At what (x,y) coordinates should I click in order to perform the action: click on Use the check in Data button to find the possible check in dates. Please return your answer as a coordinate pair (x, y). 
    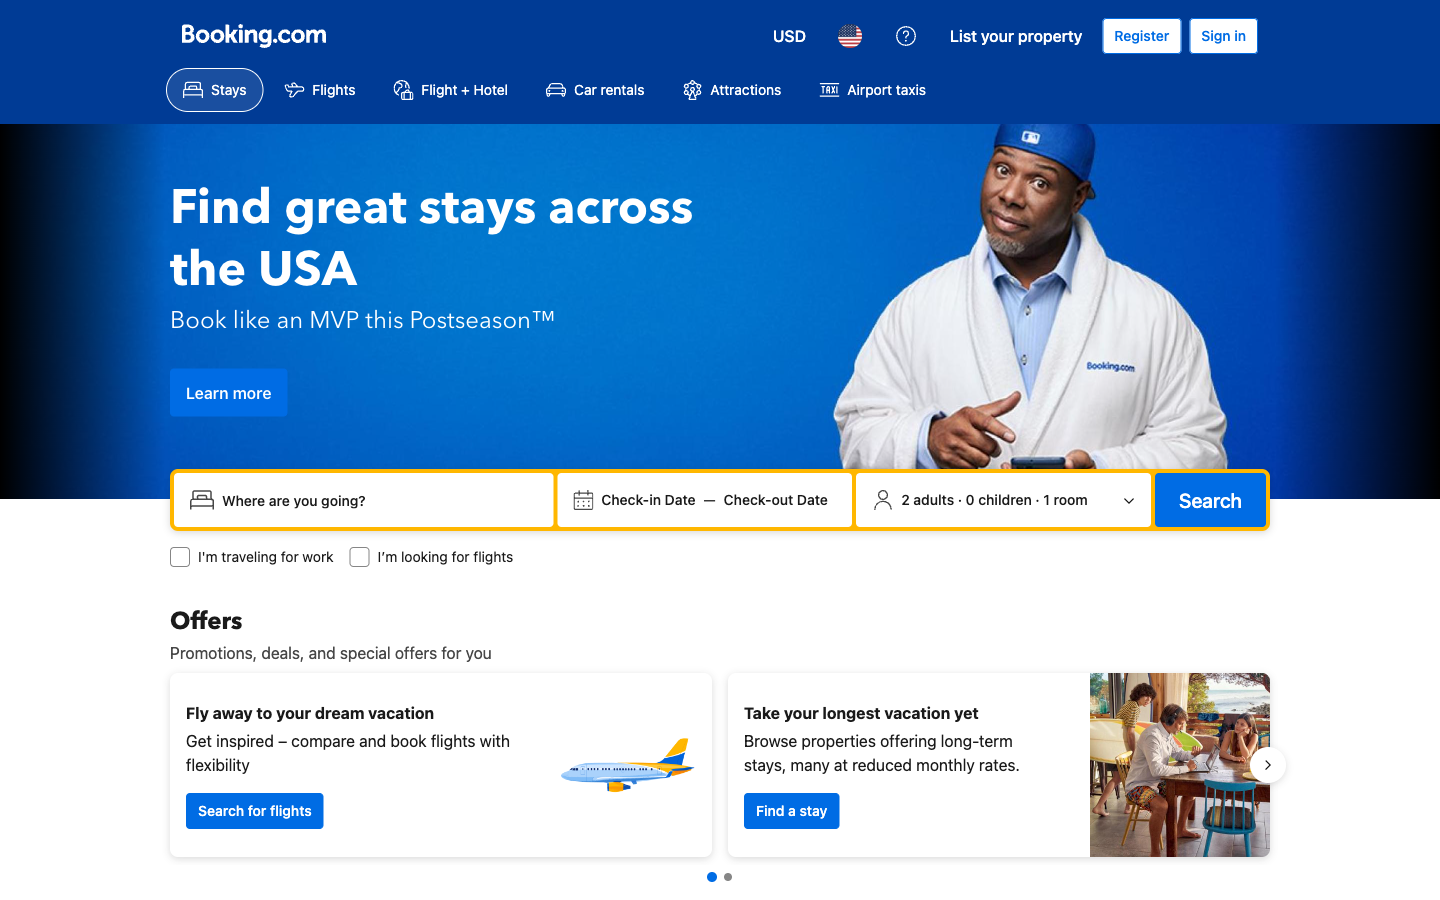
    Looking at the image, I should click on (647, 499).